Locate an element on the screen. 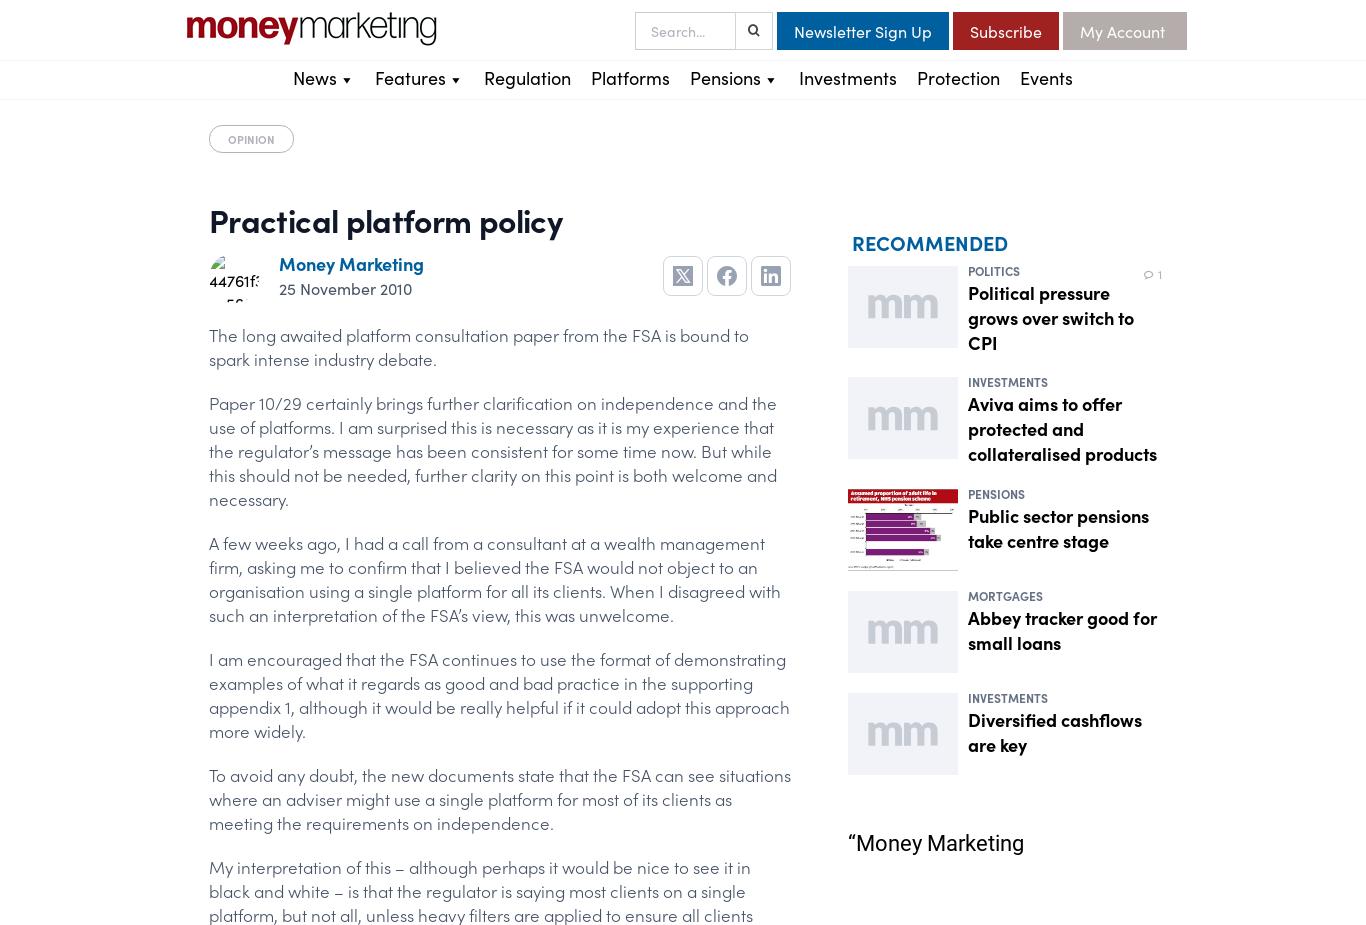 This screenshot has width=1366, height=925. 'Political pressure grows over switch to CPI' is located at coordinates (1050, 315).